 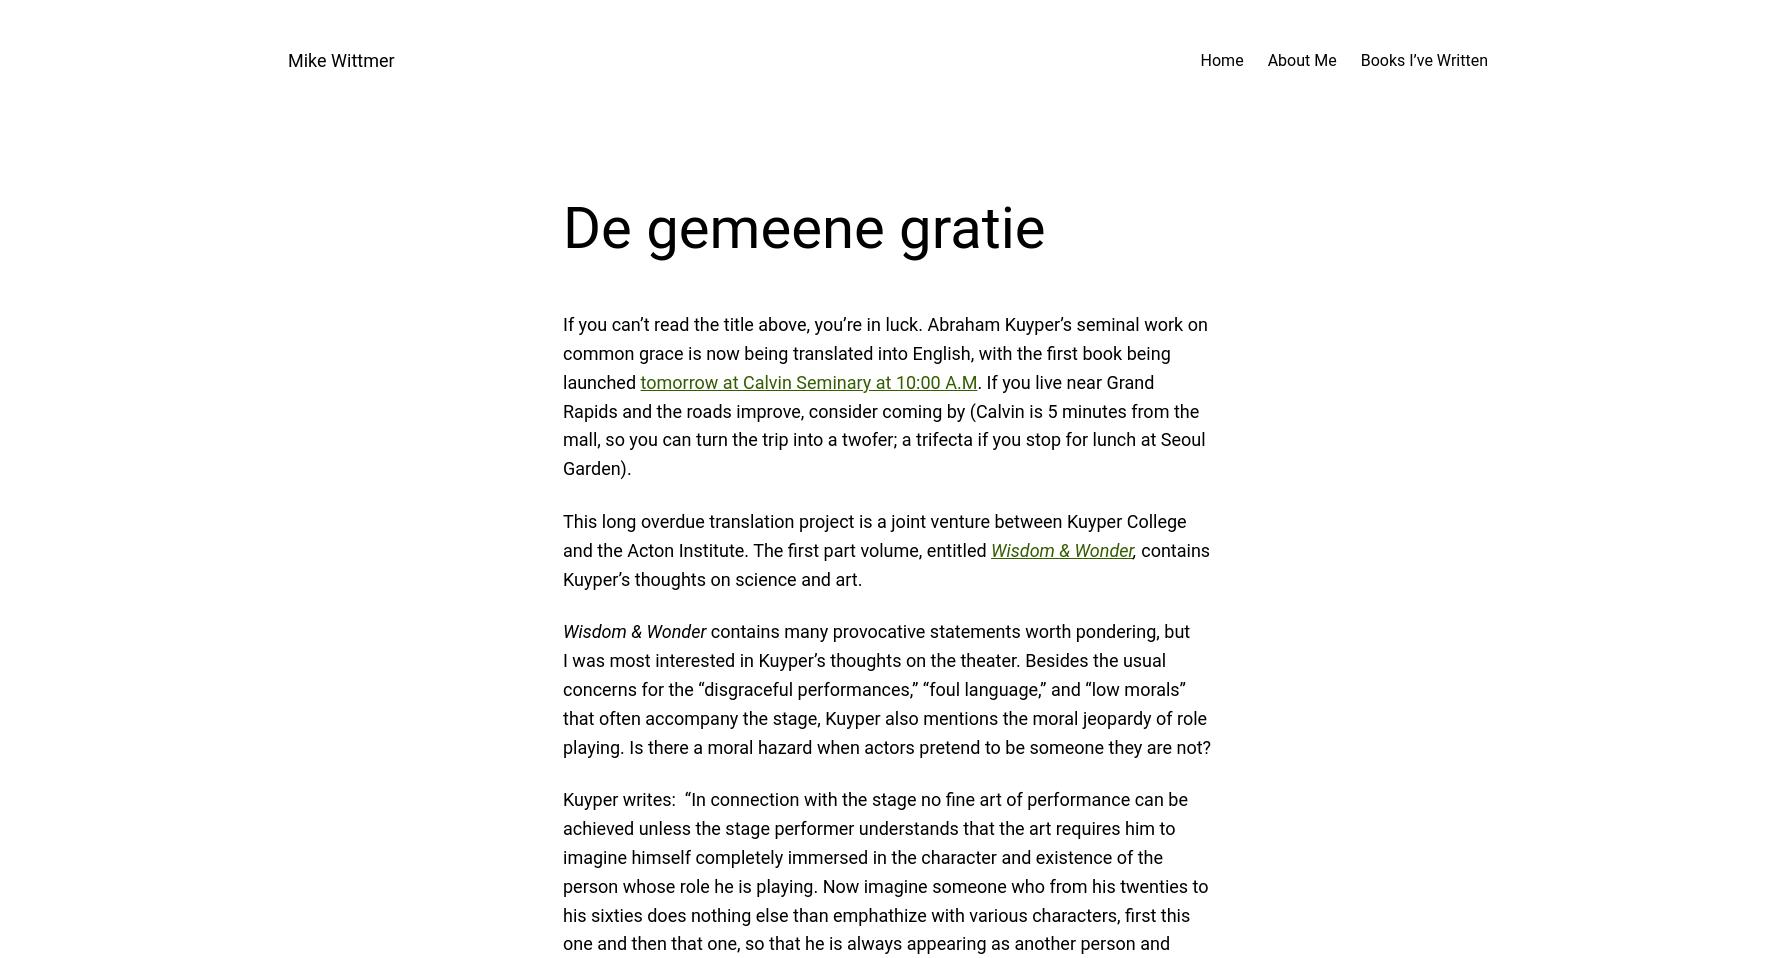 What do you see at coordinates (1301, 59) in the screenshot?
I see `'About Me'` at bounding box center [1301, 59].